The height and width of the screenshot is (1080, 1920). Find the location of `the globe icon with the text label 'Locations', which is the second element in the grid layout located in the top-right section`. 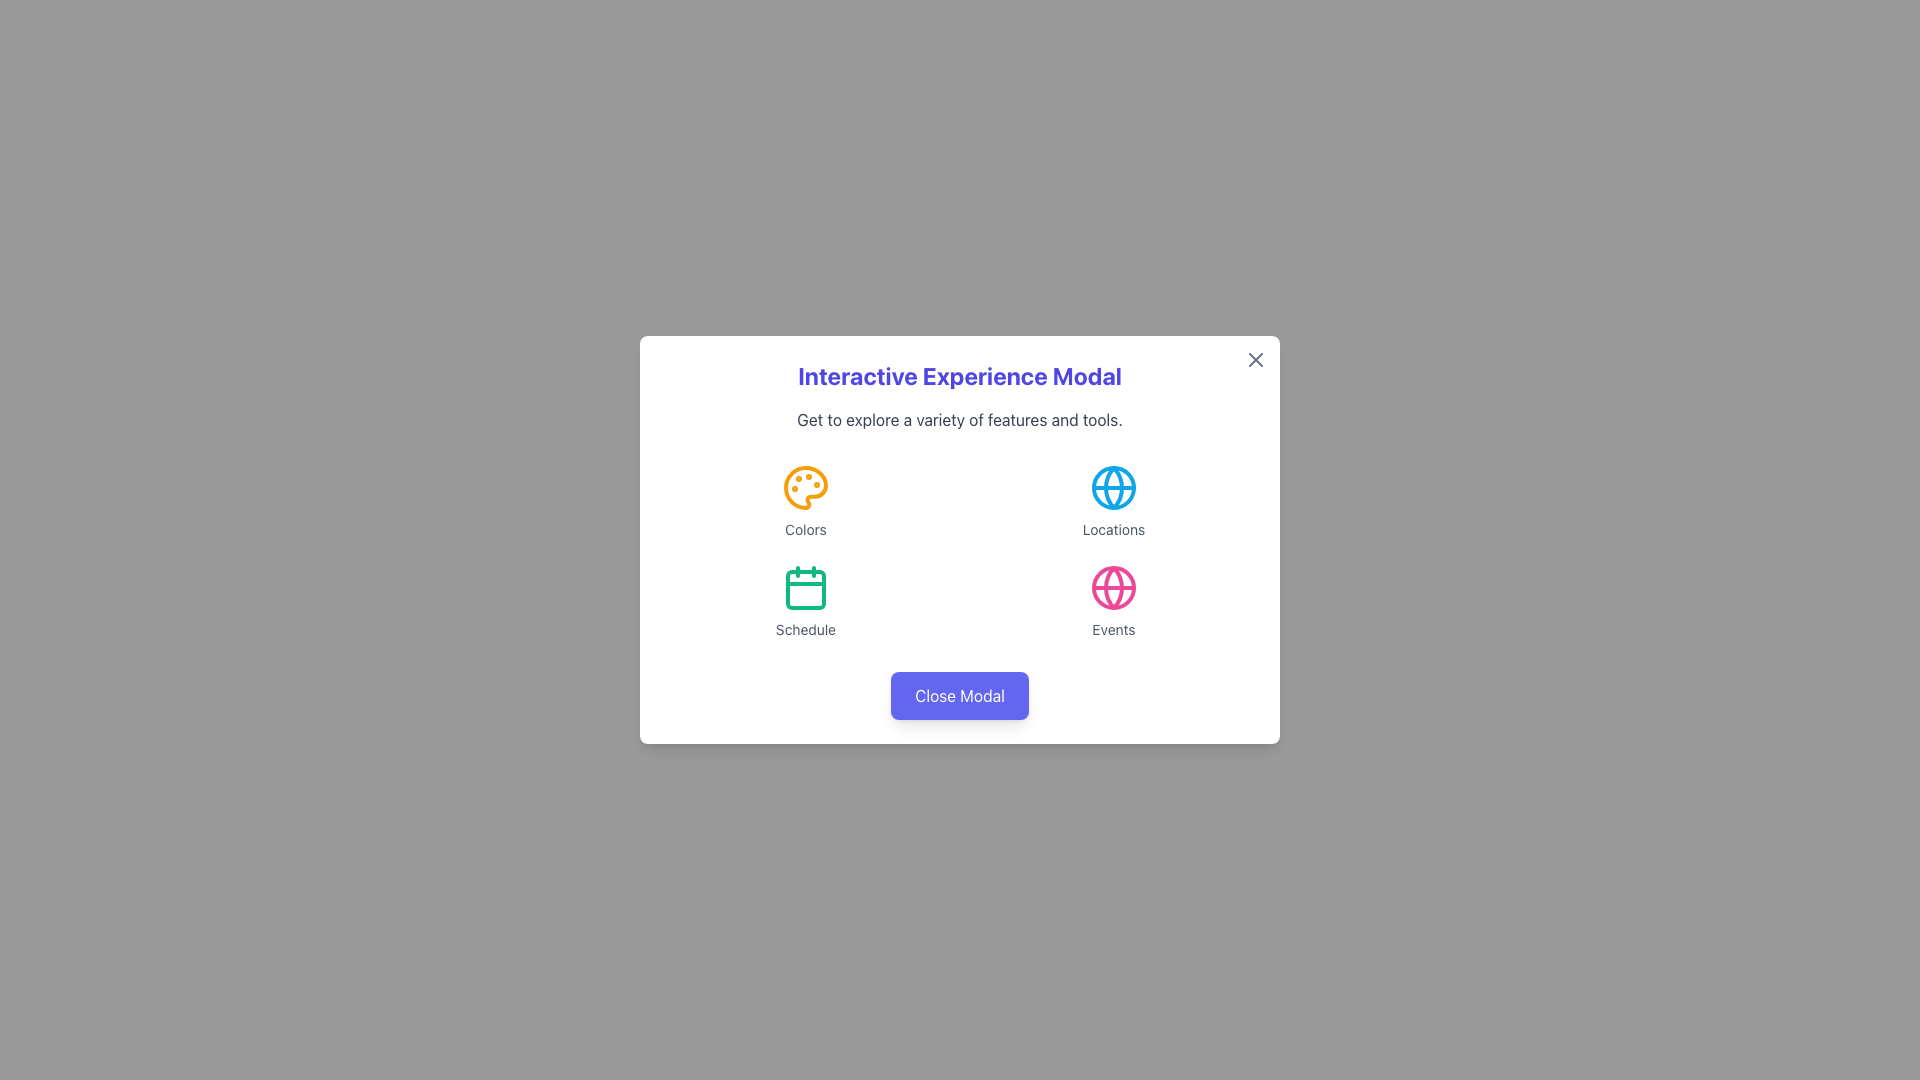

the globe icon with the text label 'Locations', which is the second element in the grid layout located in the top-right section is located at coordinates (1112, 500).